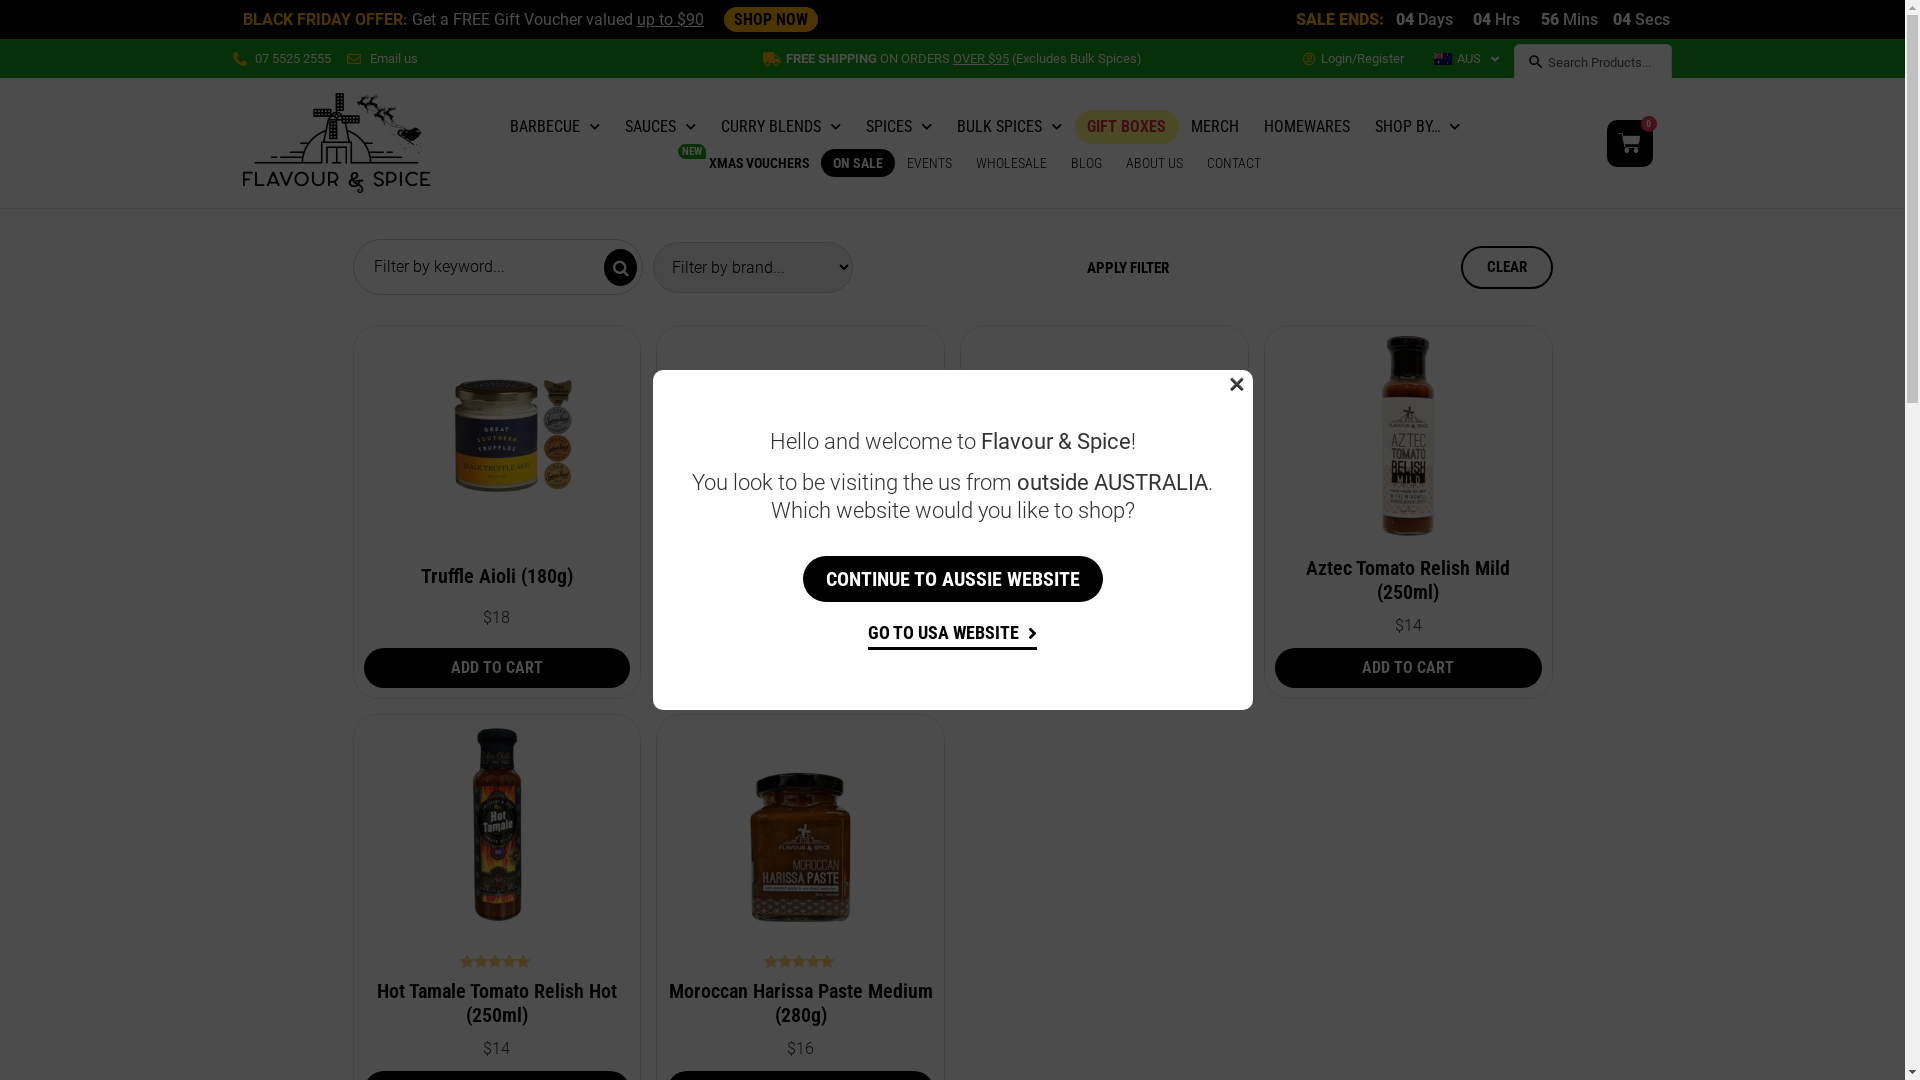  Describe the element at coordinates (1466, 57) in the screenshot. I see `'AUS'` at that location.